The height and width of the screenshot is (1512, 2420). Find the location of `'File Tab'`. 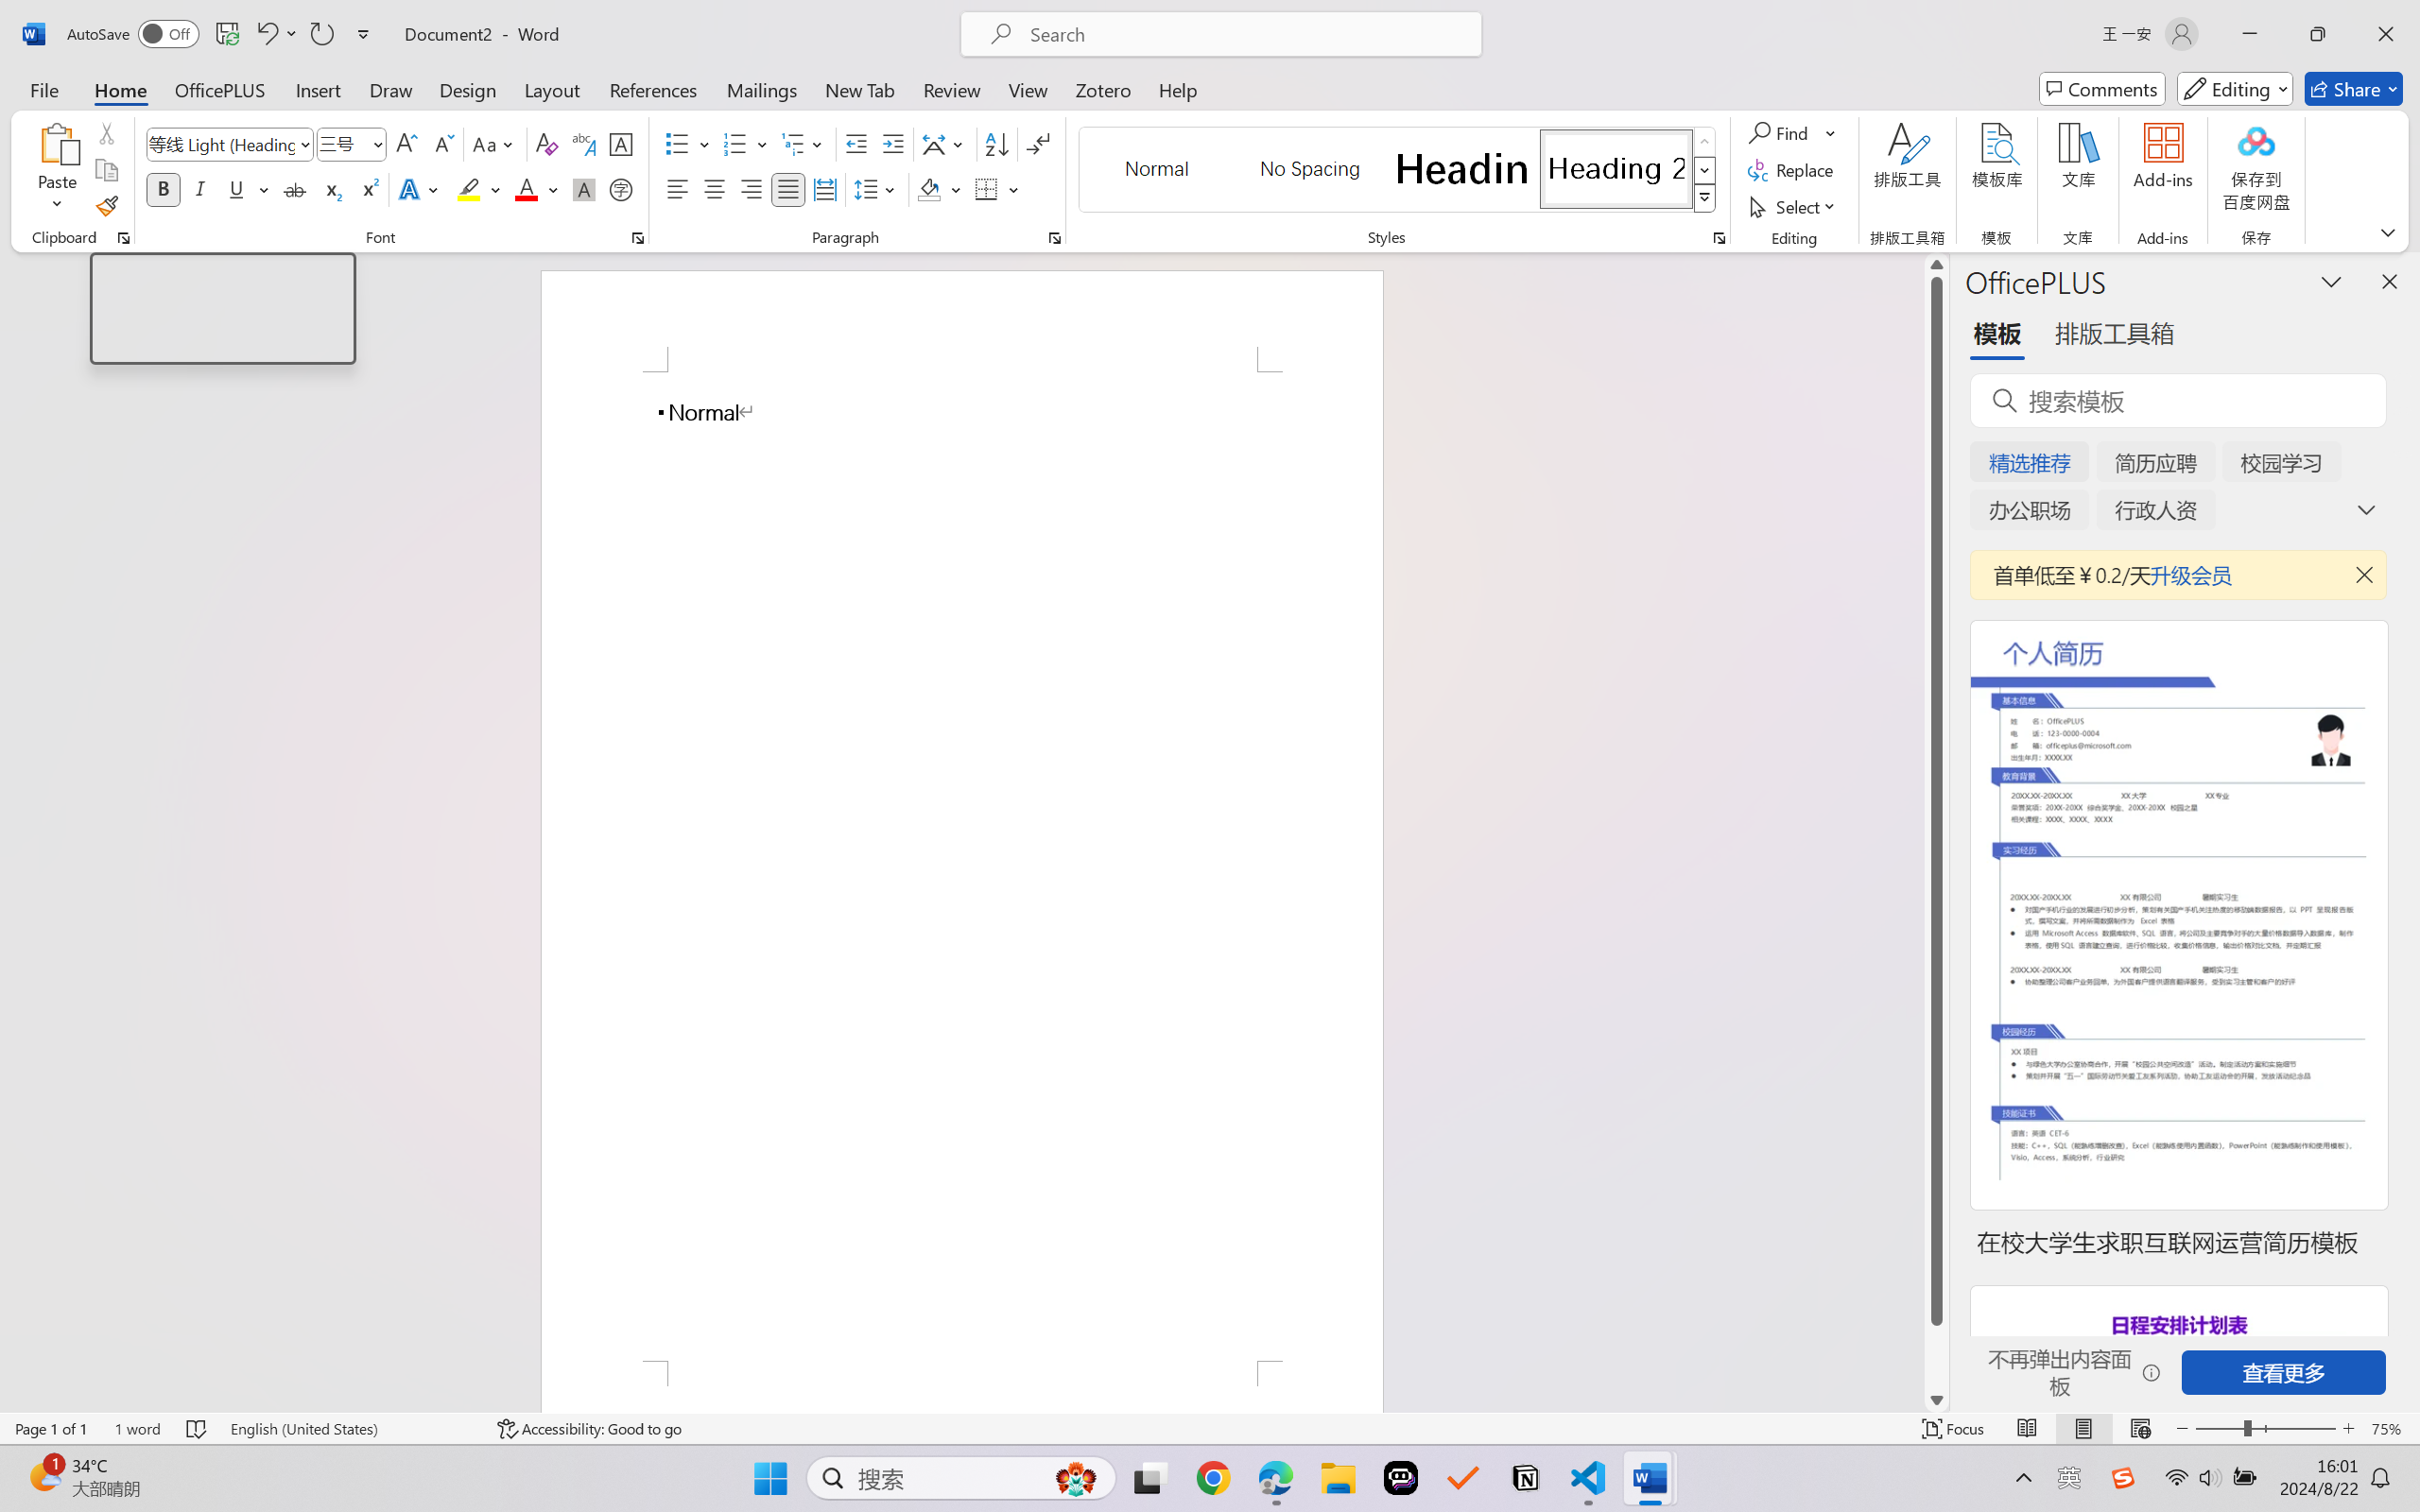

'File Tab' is located at coordinates (43, 88).